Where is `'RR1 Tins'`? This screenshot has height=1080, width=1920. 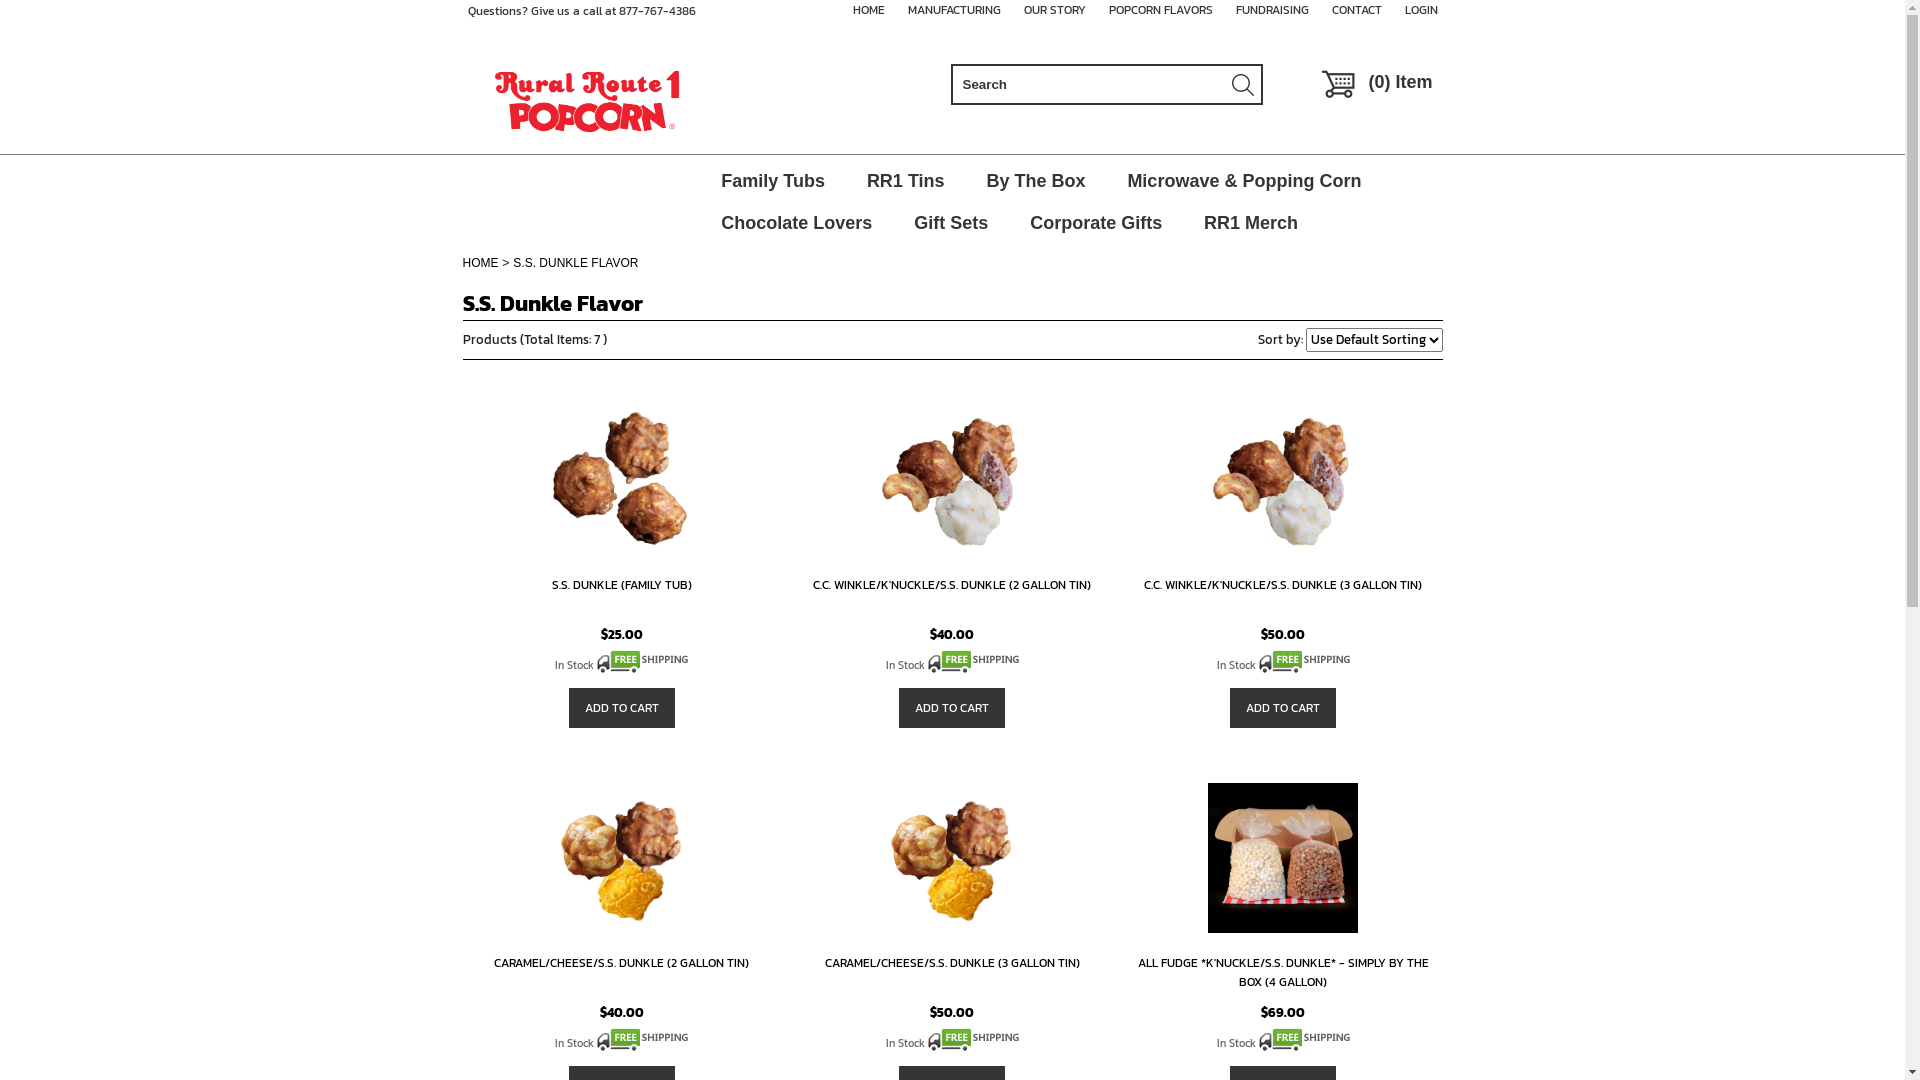 'RR1 Tins' is located at coordinates (905, 175).